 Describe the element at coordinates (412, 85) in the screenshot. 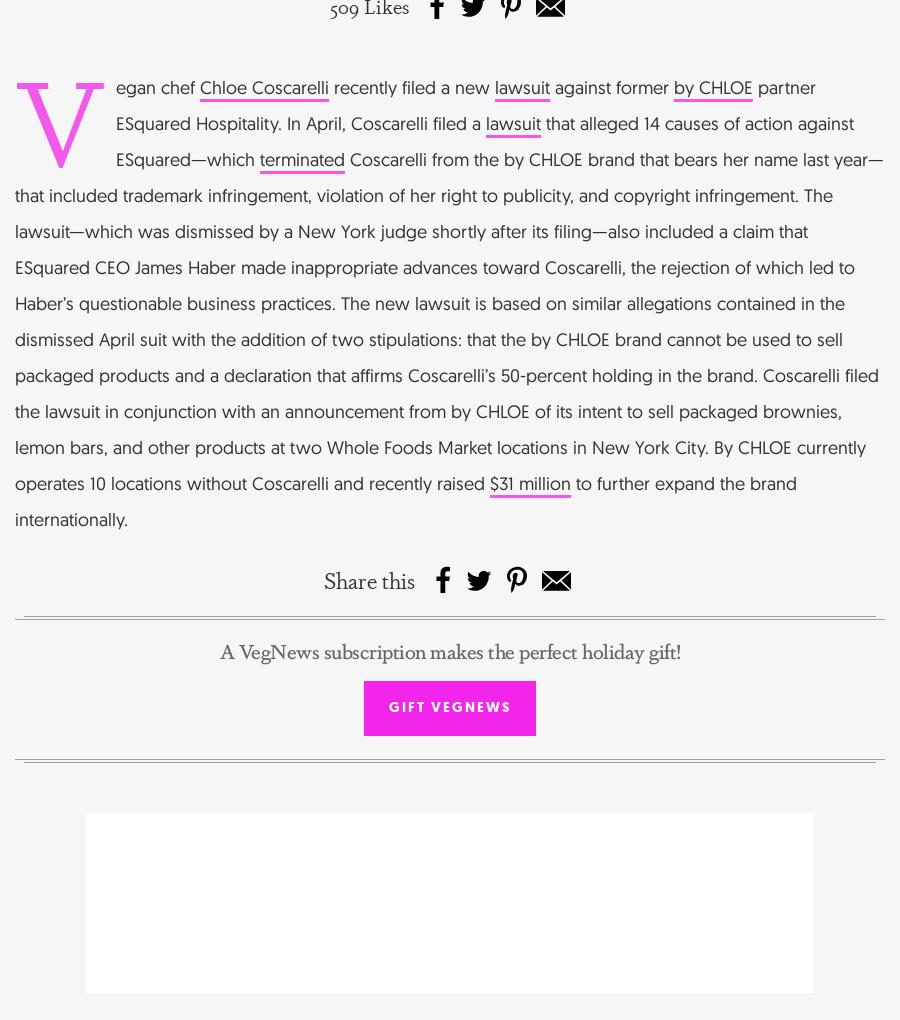

I see `'recently filed a new'` at that location.